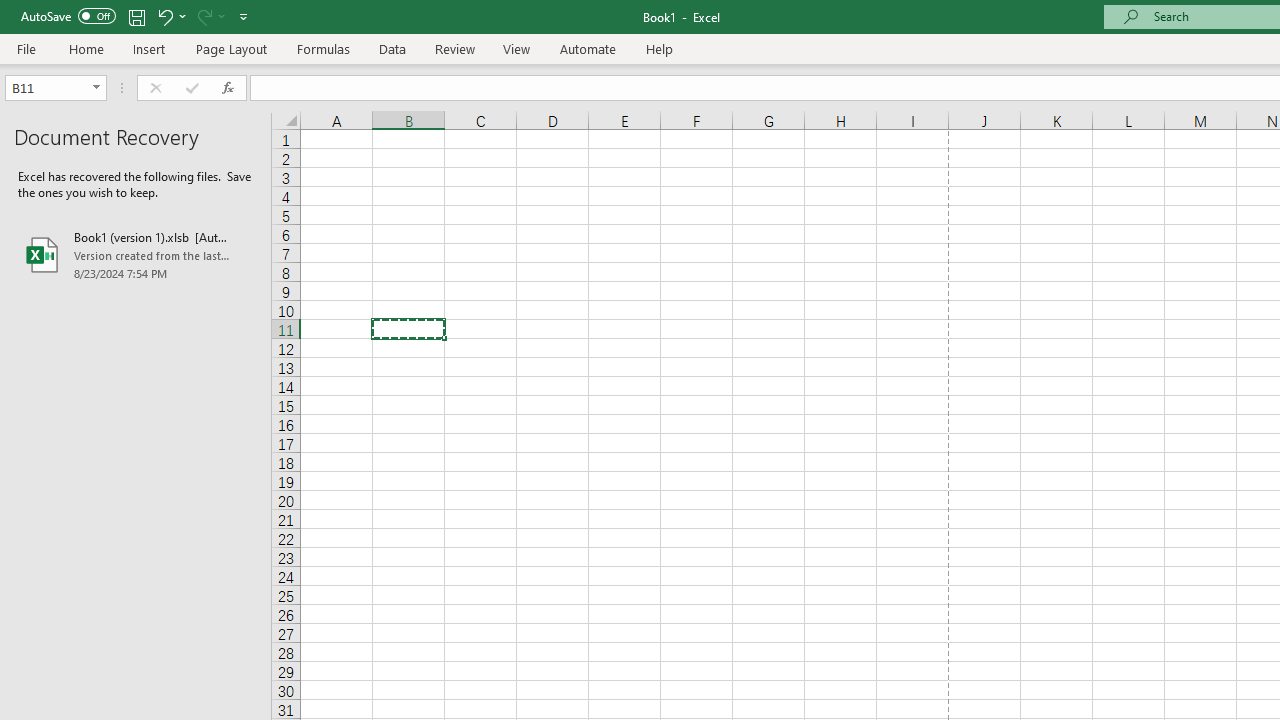 The height and width of the screenshot is (720, 1280). I want to click on 'Automate', so click(587, 48).